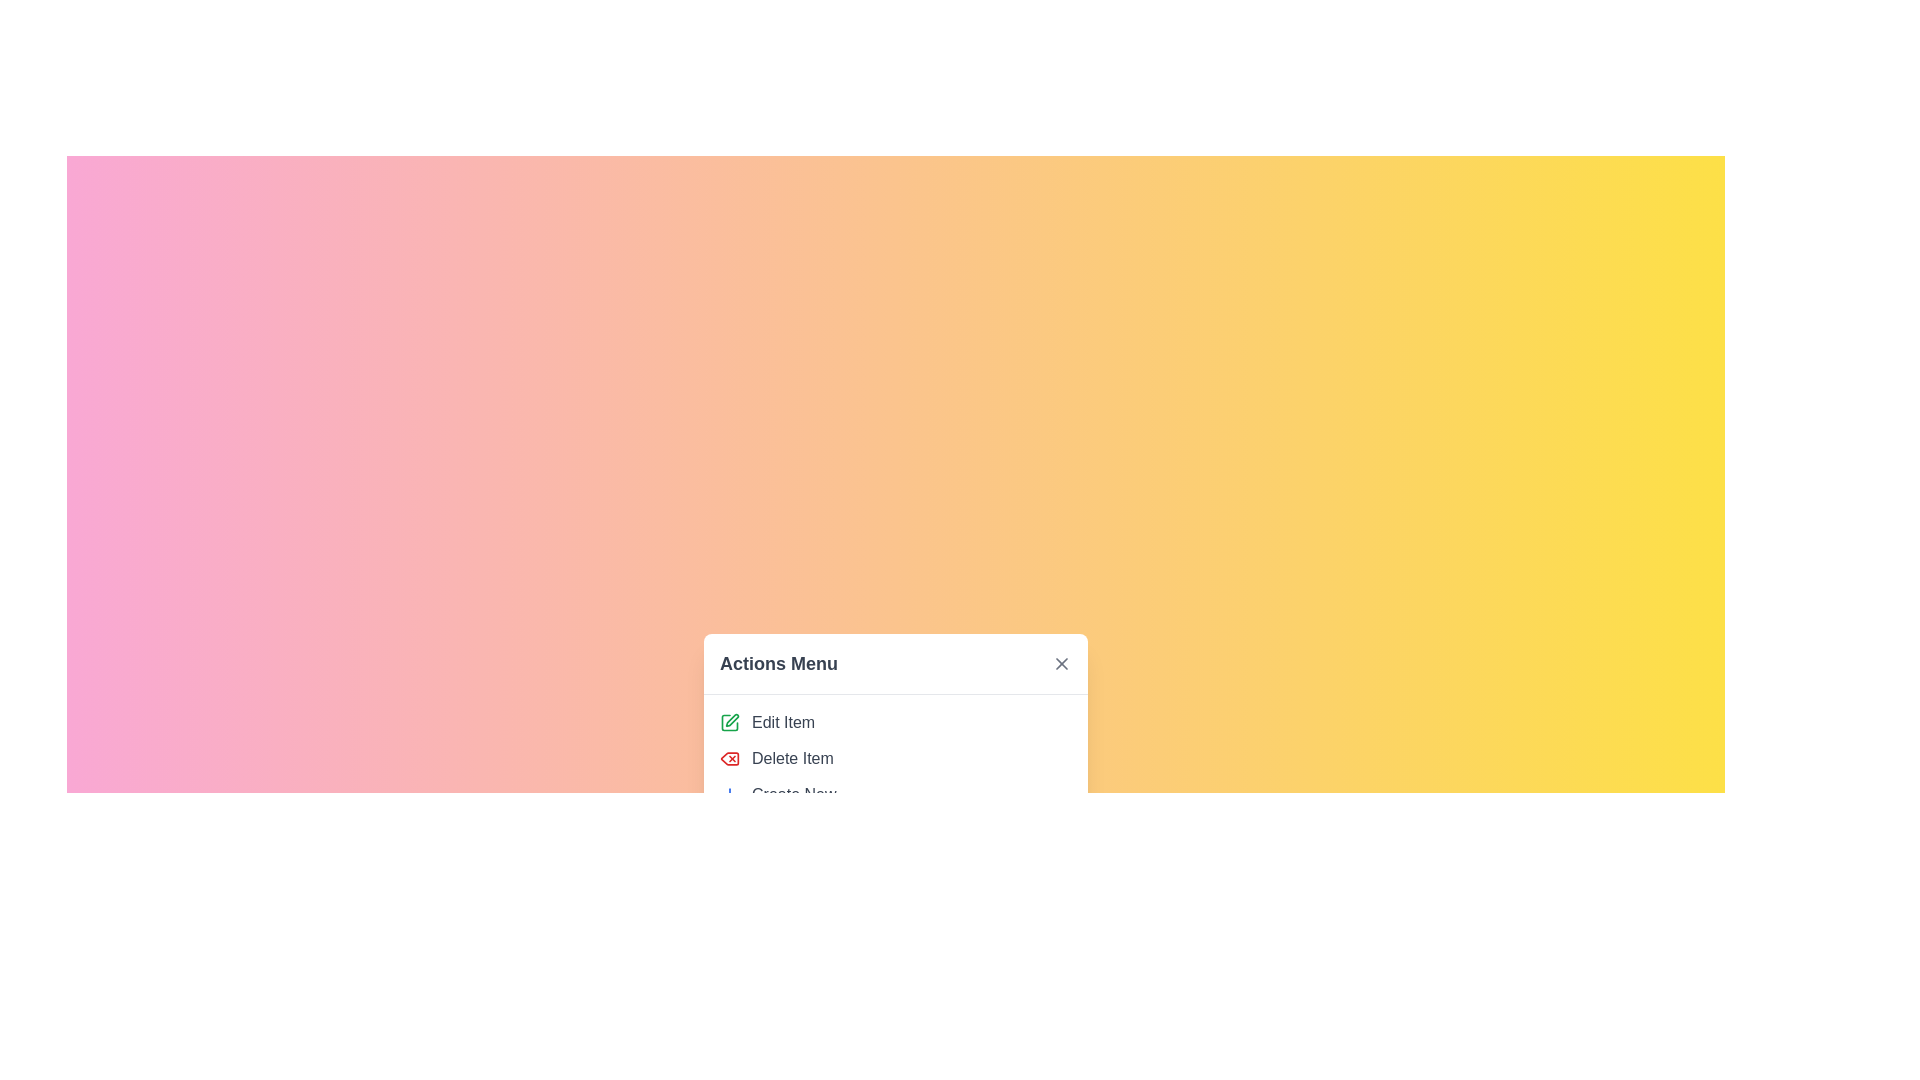 The image size is (1920, 1080). I want to click on the Close button icon located in the top-right corner of the 'Actions Menu' panel by moving the cursor to it, so click(1060, 663).